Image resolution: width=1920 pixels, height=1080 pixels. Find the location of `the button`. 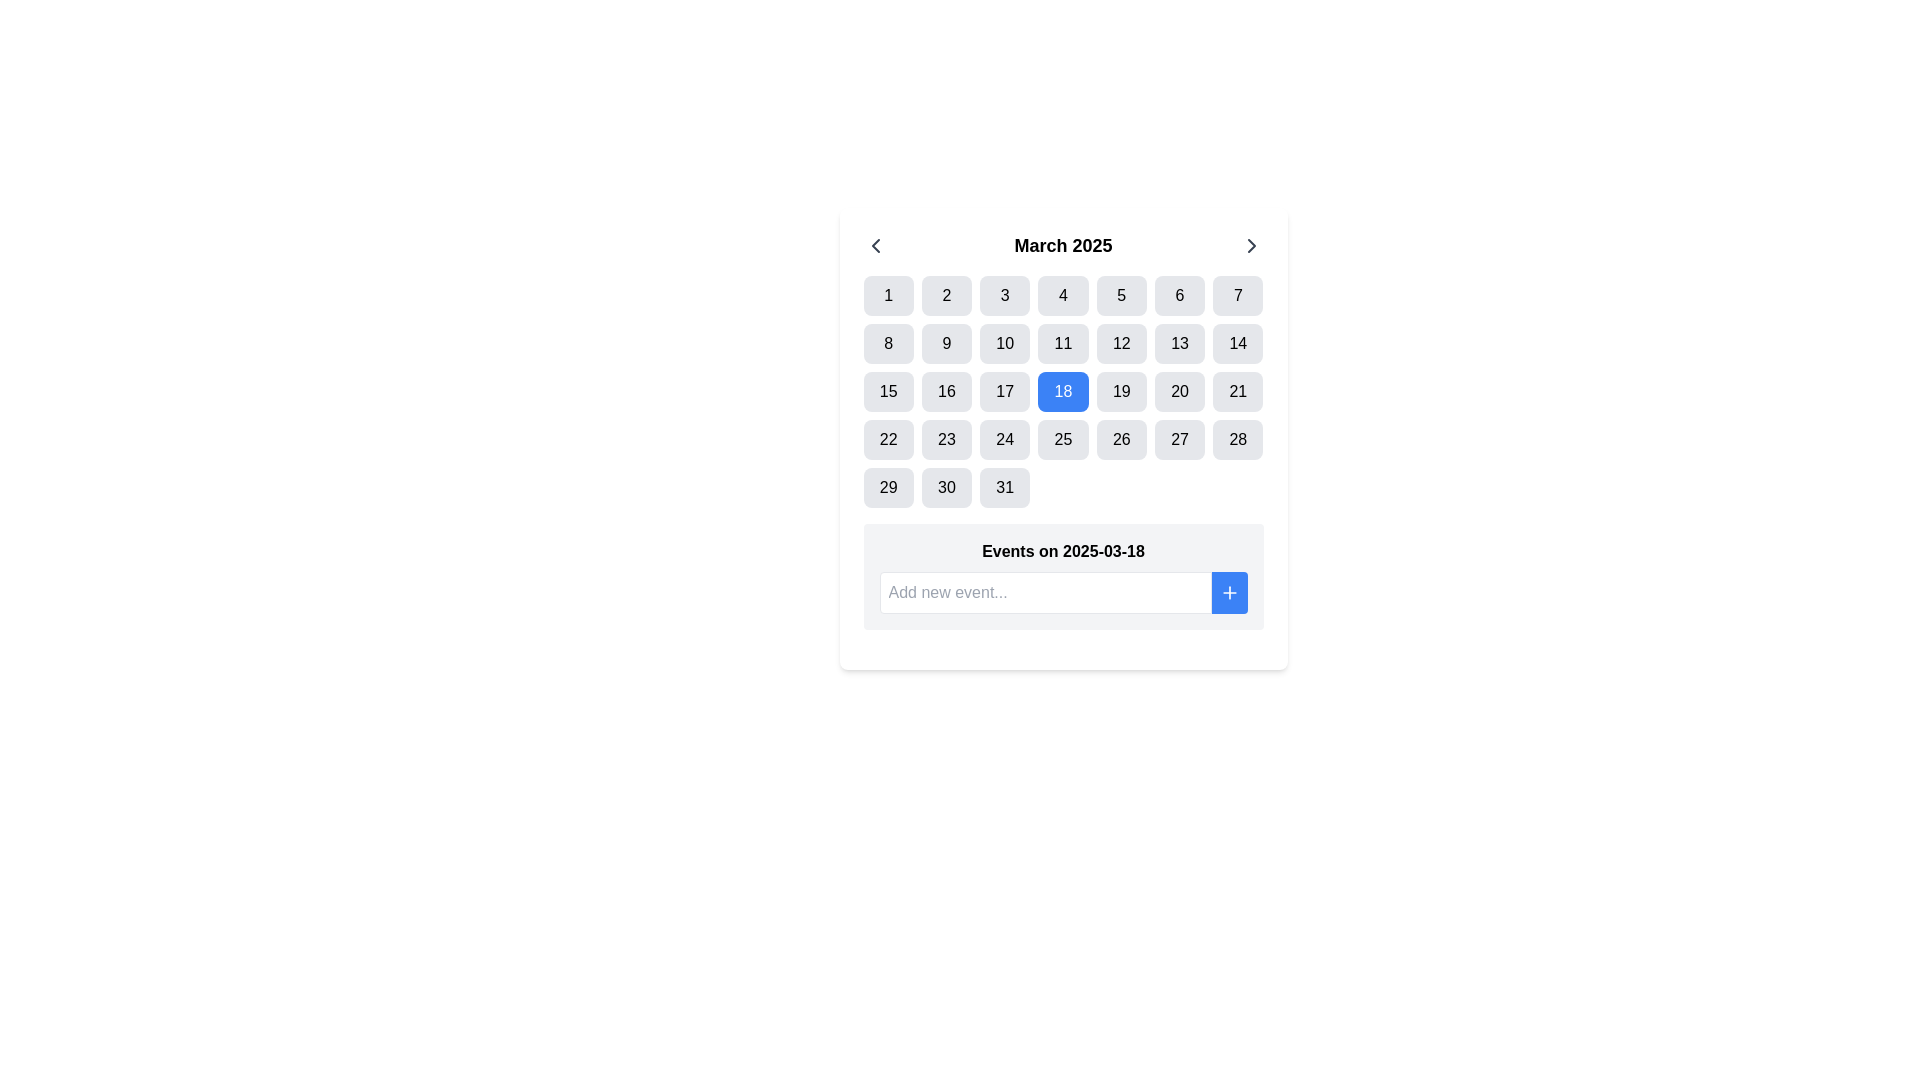

the button is located at coordinates (875, 245).